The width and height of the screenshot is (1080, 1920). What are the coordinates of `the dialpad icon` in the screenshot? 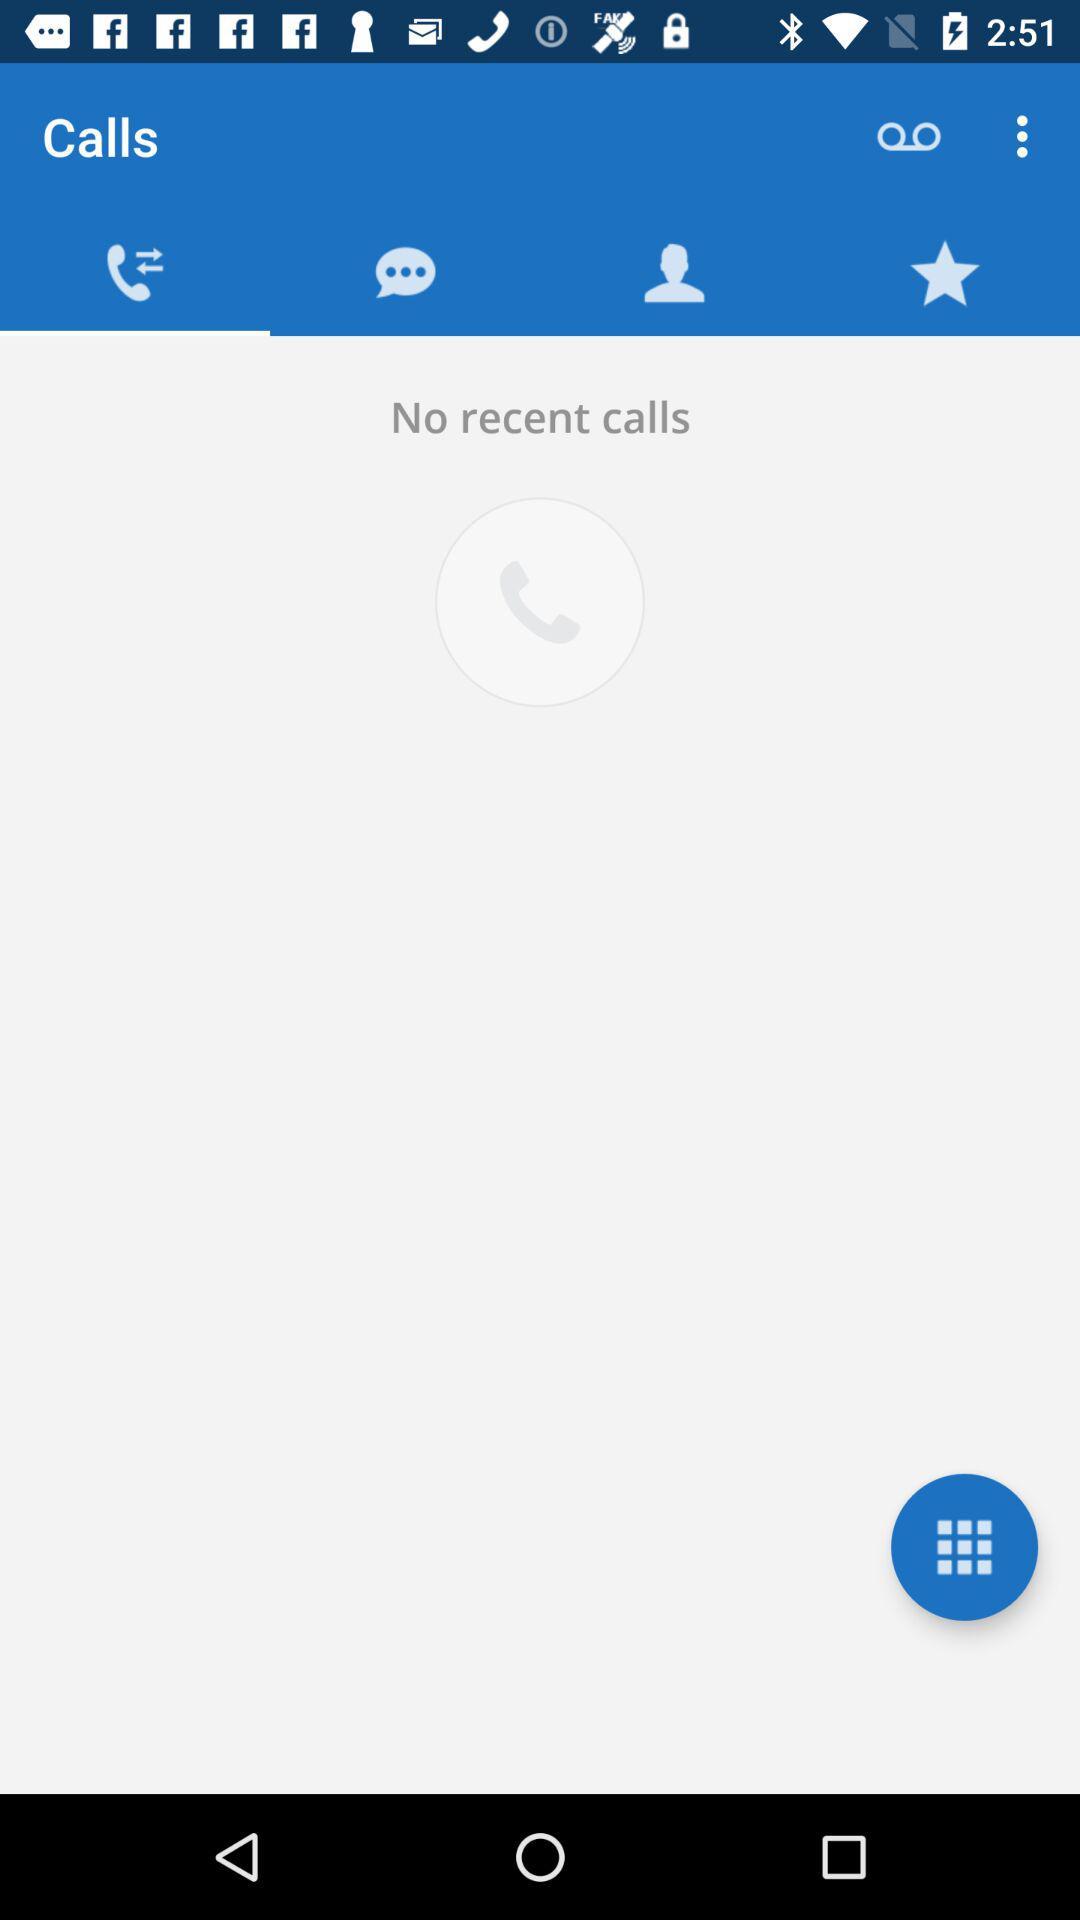 It's located at (963, 1546).